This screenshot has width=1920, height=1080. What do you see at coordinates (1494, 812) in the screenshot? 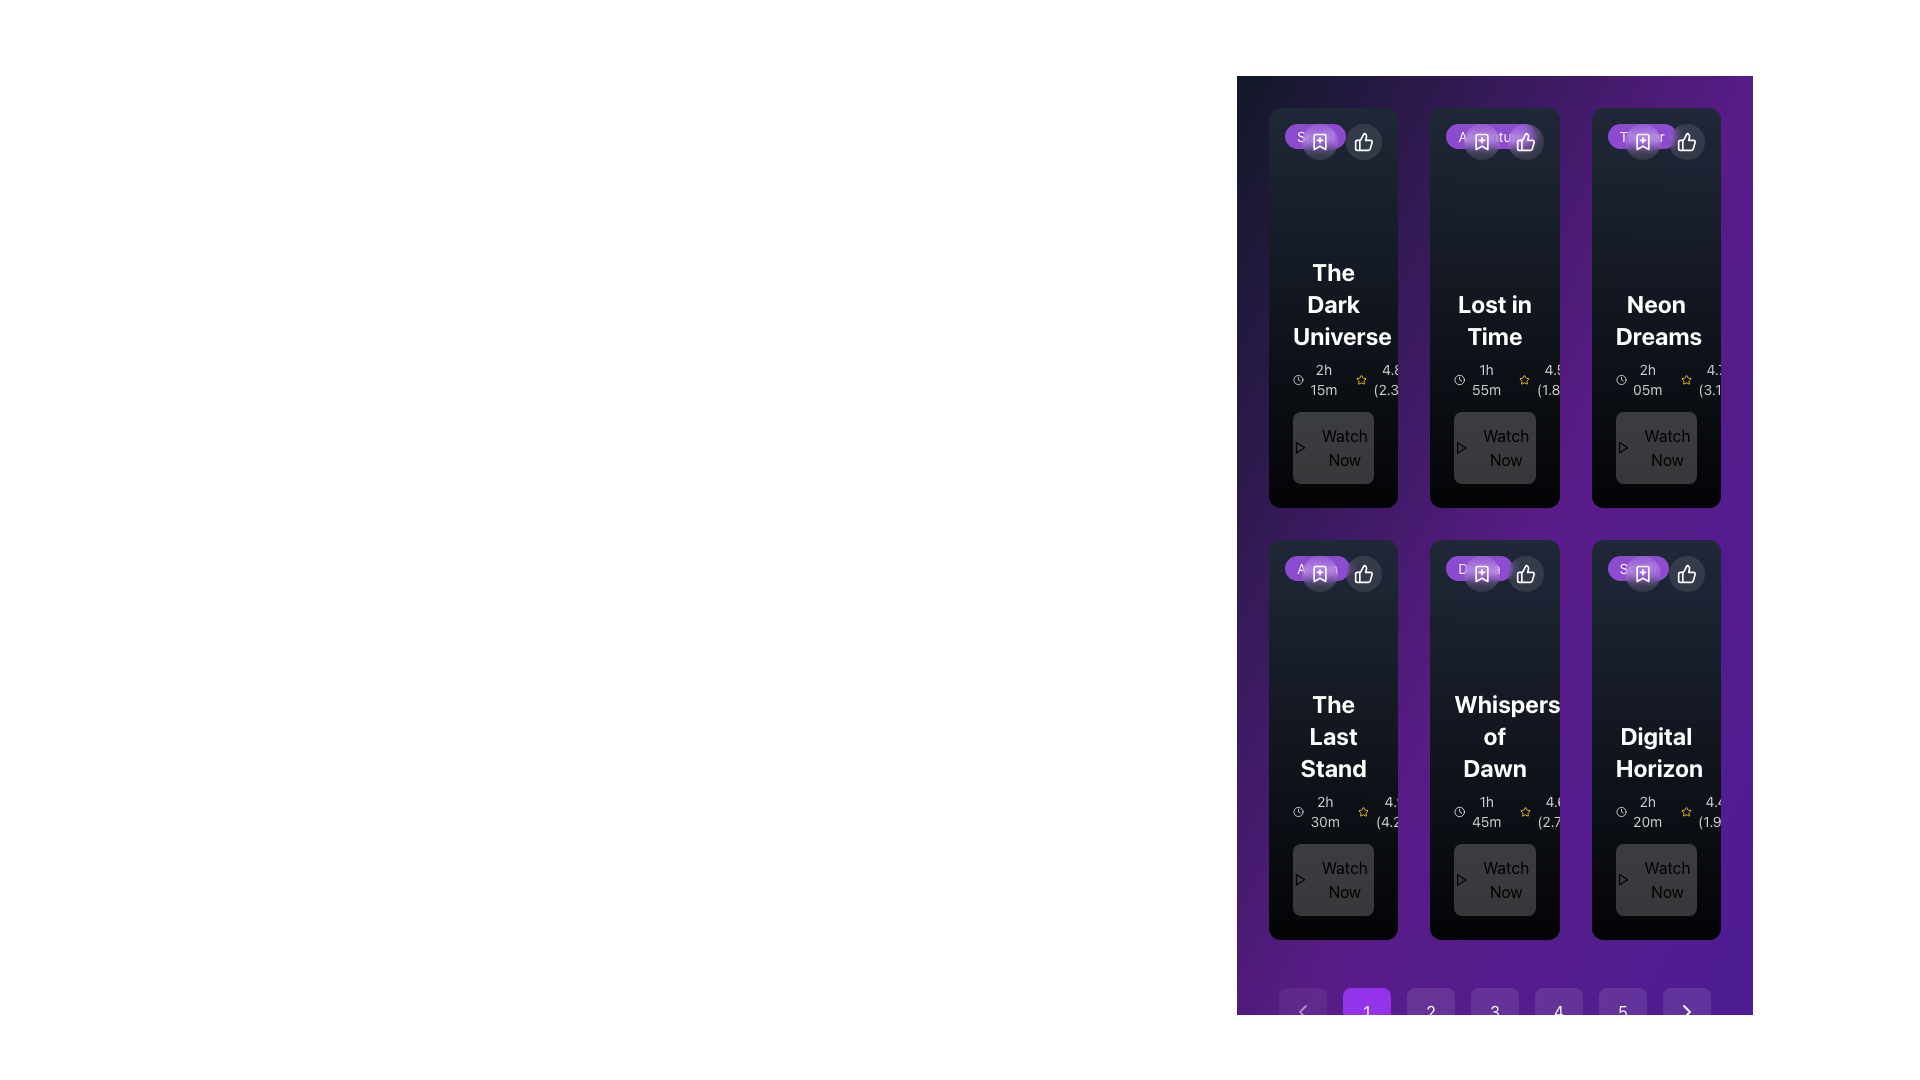
I see `the informational display about the movie duration and rating located beneath the title text of the 'Whispers of Dawn' card, which is the second section in the card above the 'Watch Now' button` at bounding box center [1494, 812].